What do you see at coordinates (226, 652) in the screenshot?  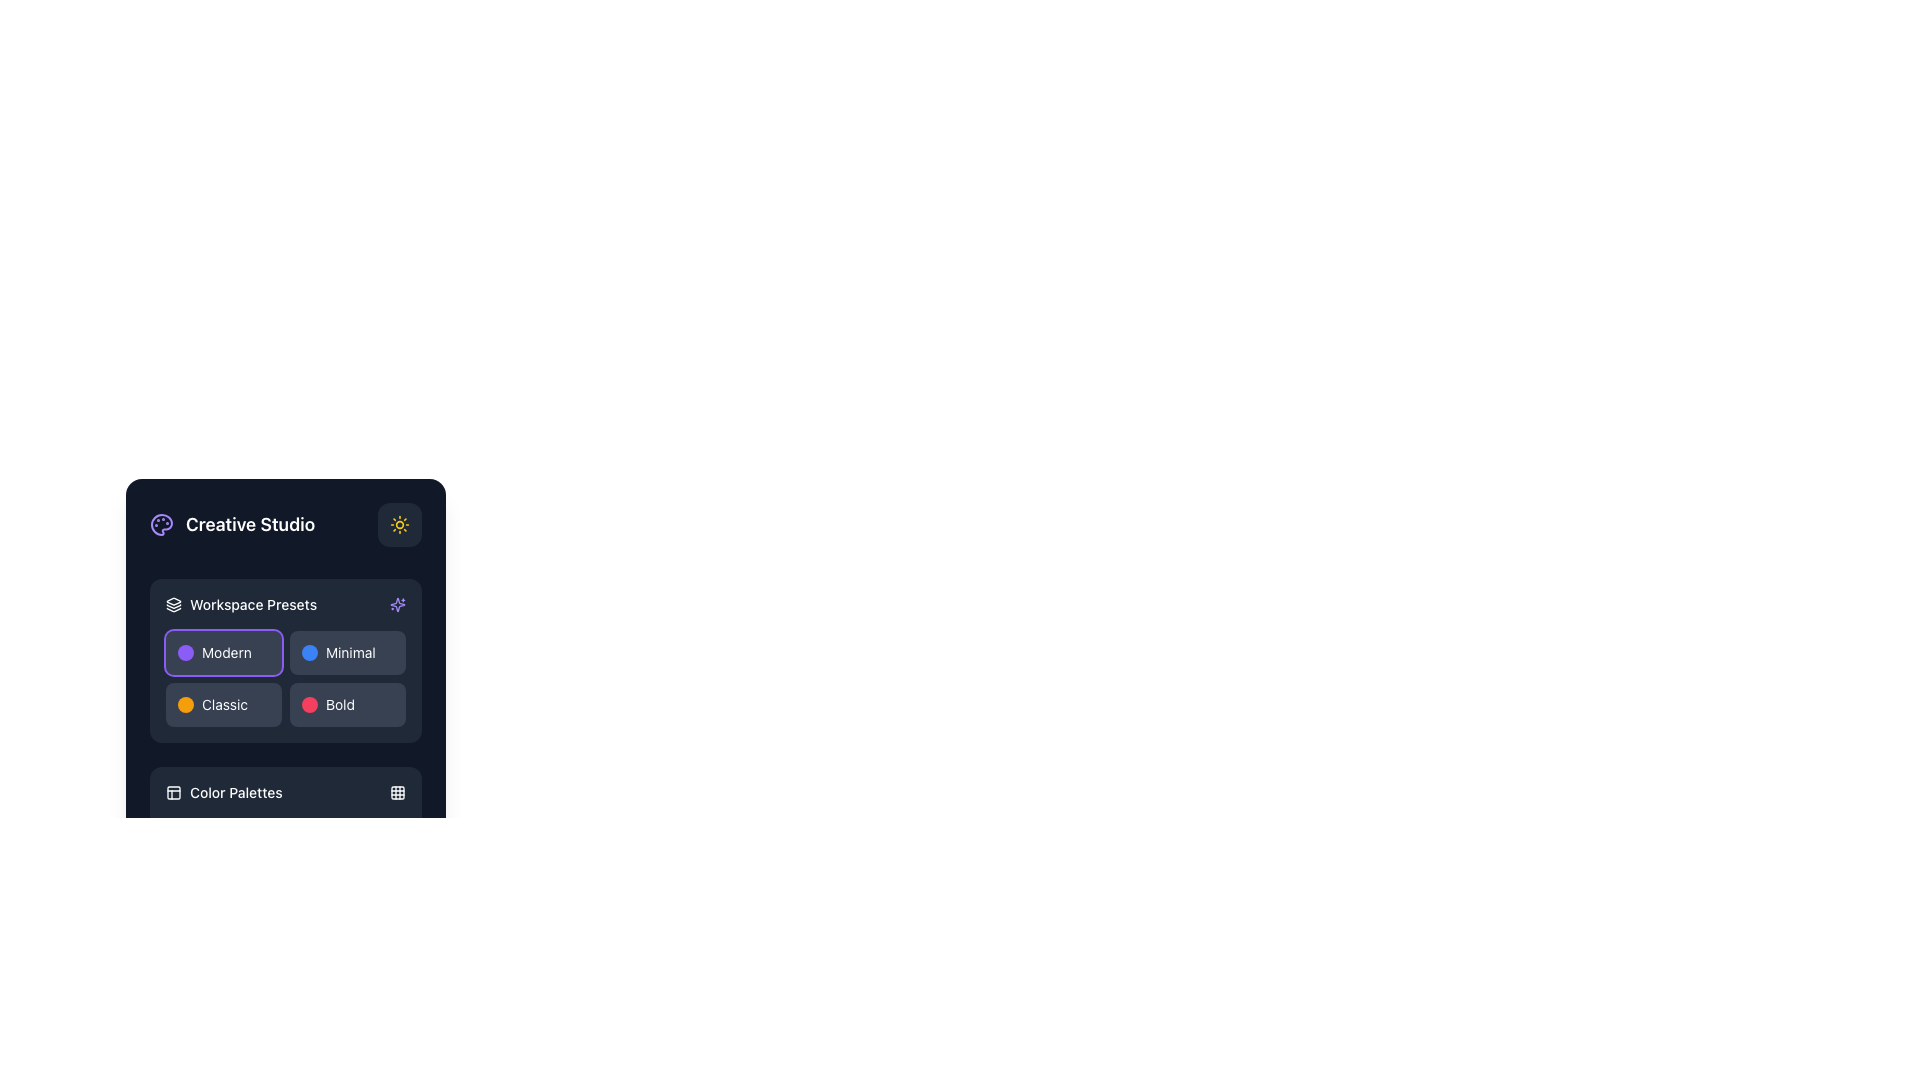 I see `the text label displaying 'Modern', which is styled in a small font size and capitalized, located within a rounded rectangular button with a violet ring outline and a dark gray background, near the top-left corner of a grid of buttons under 'Workspace Presets'` at bounding box center [226, 652].